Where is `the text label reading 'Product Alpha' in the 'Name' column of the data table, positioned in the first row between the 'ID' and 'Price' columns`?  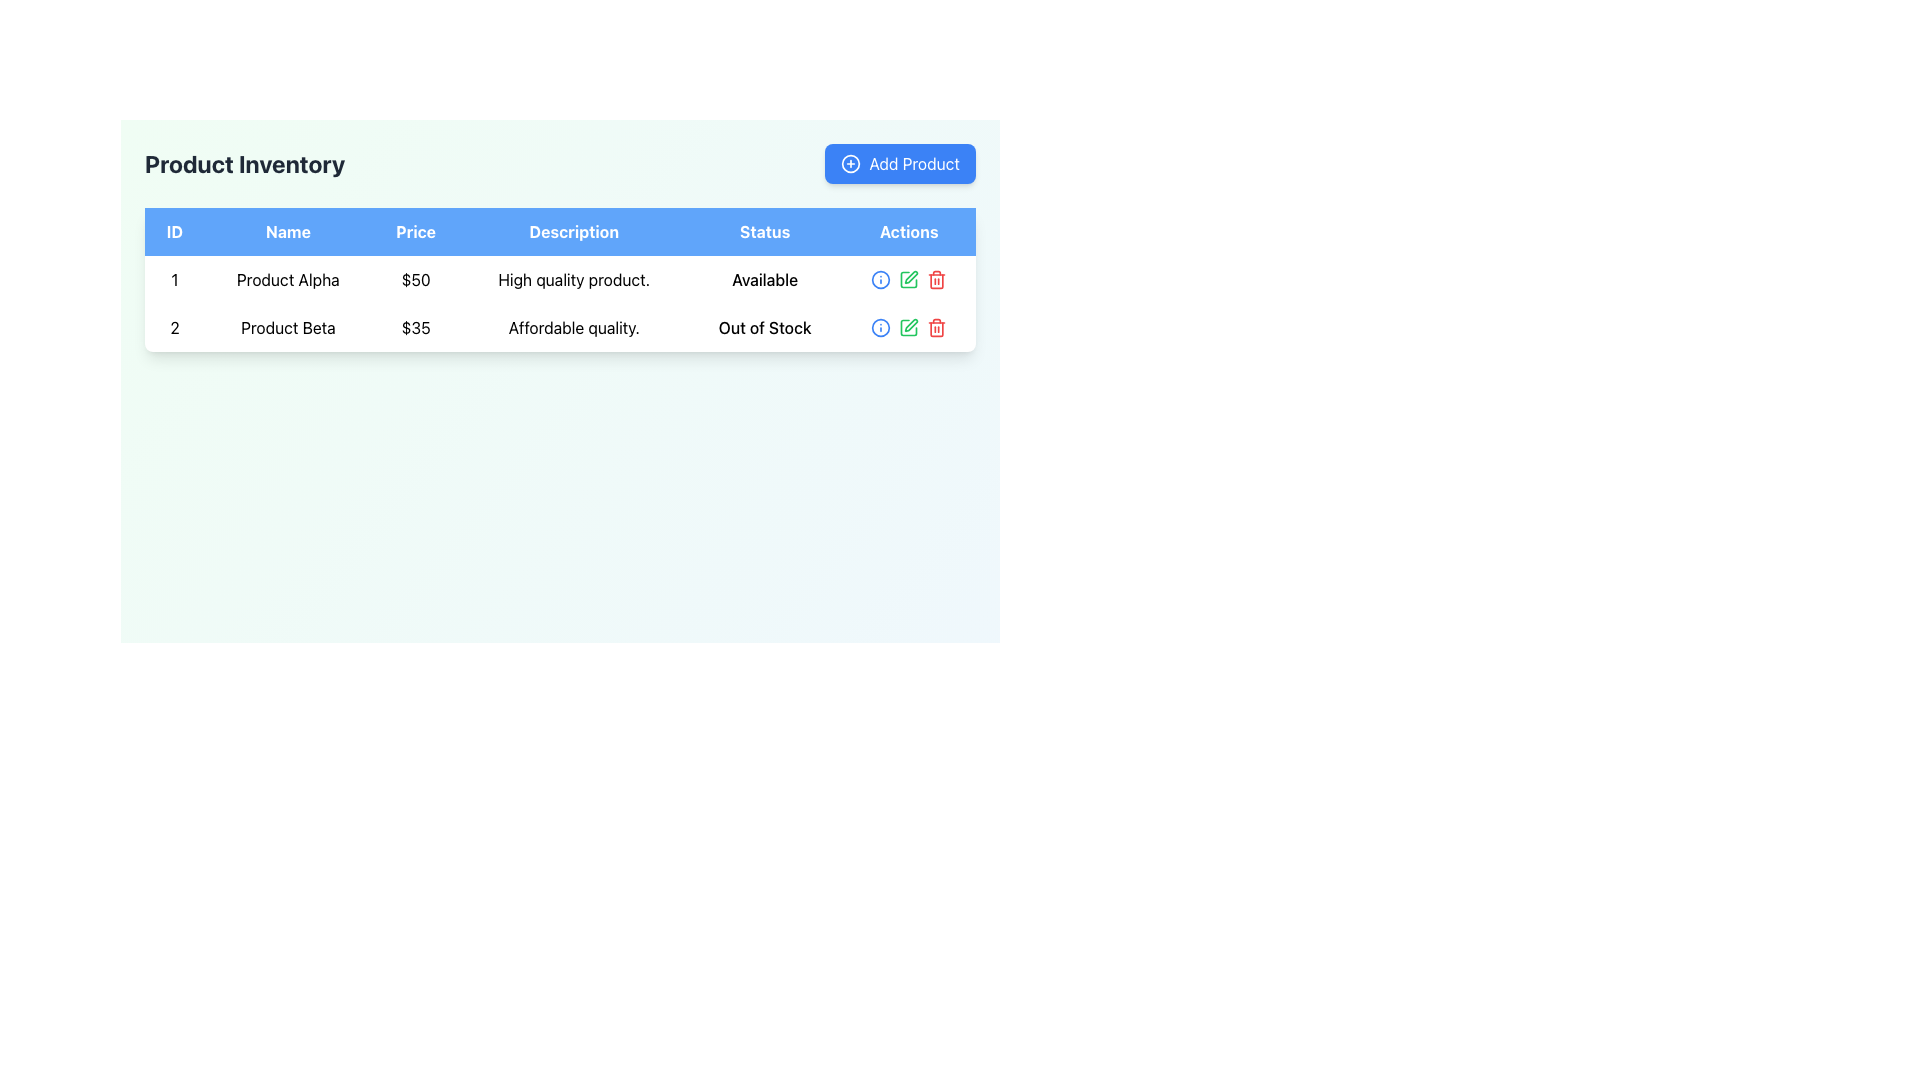 the text label reading 'Product Alpha' in the 'Name' column of the data table, positioned in the first row between the 'ID' and 'Price' columns is located at coordinates (287, 280).